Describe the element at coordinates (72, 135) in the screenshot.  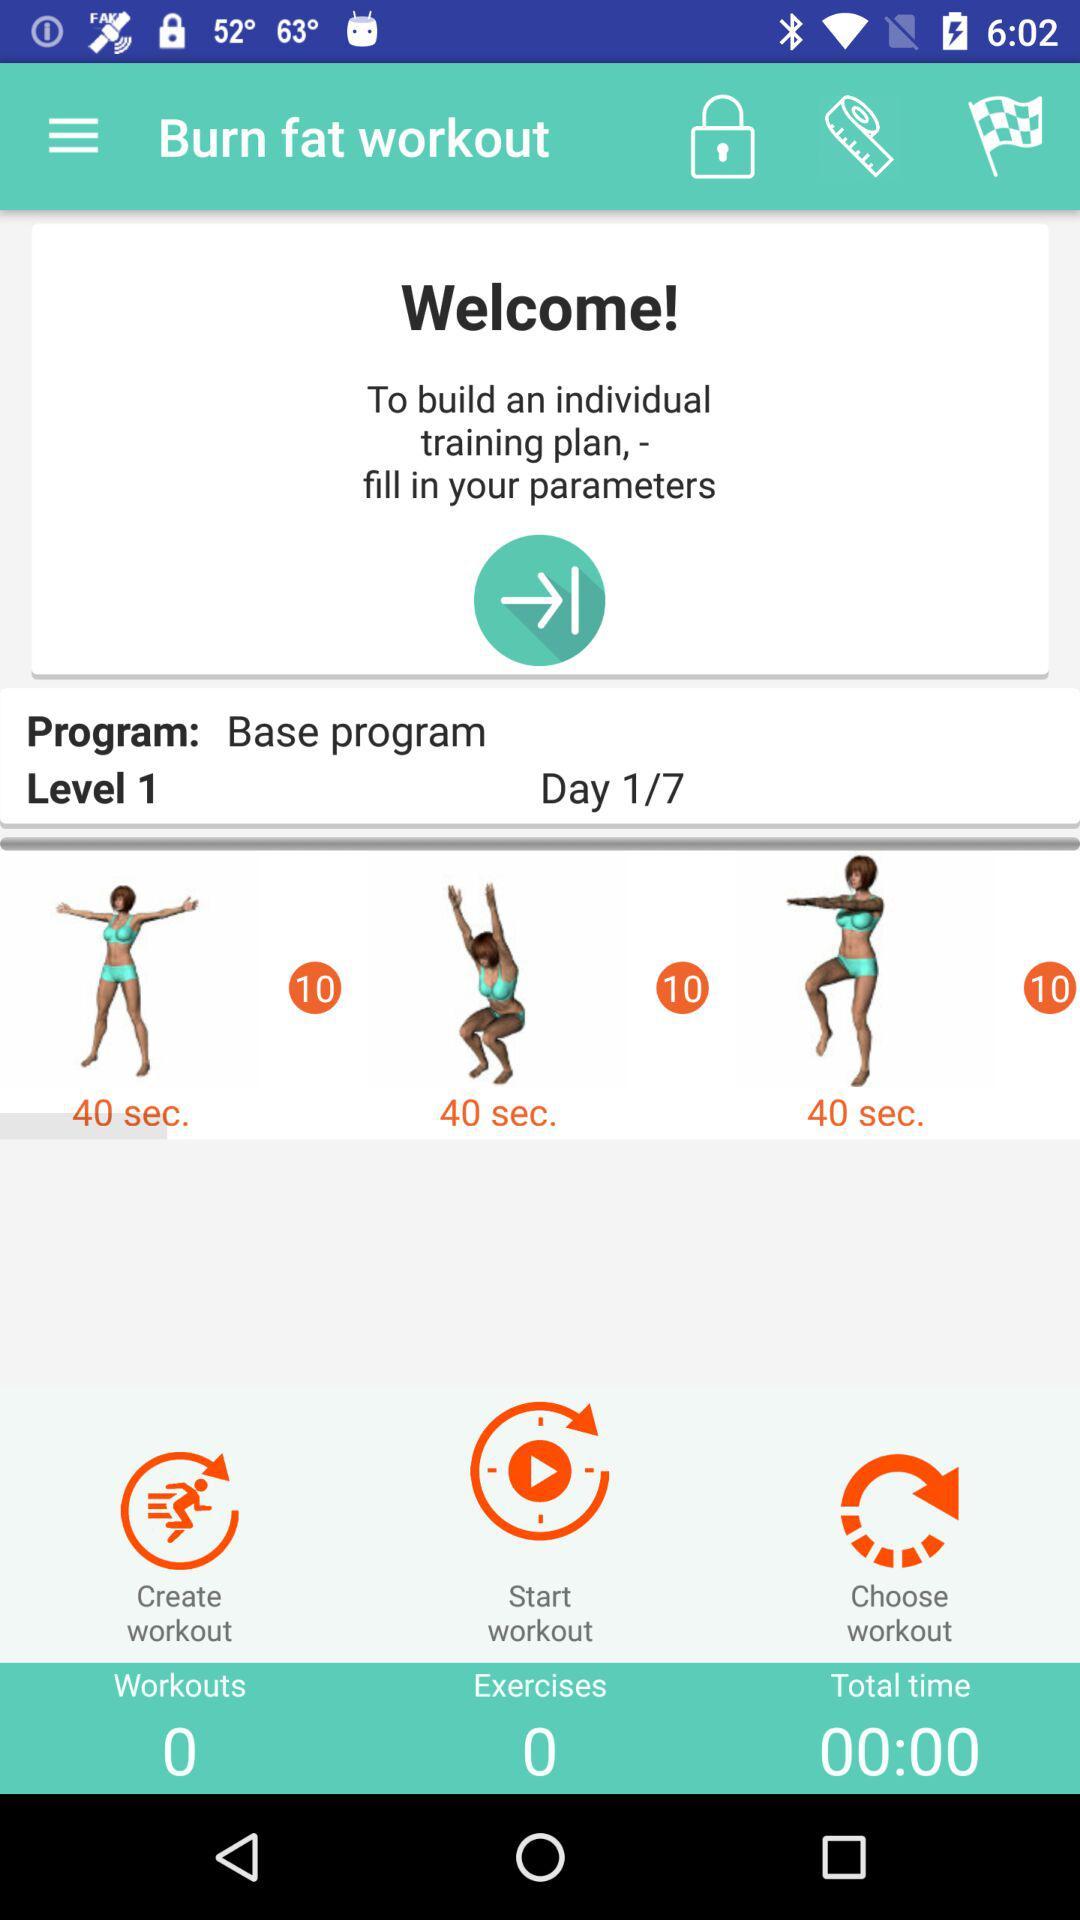
I see `item above the program: item` at that location.